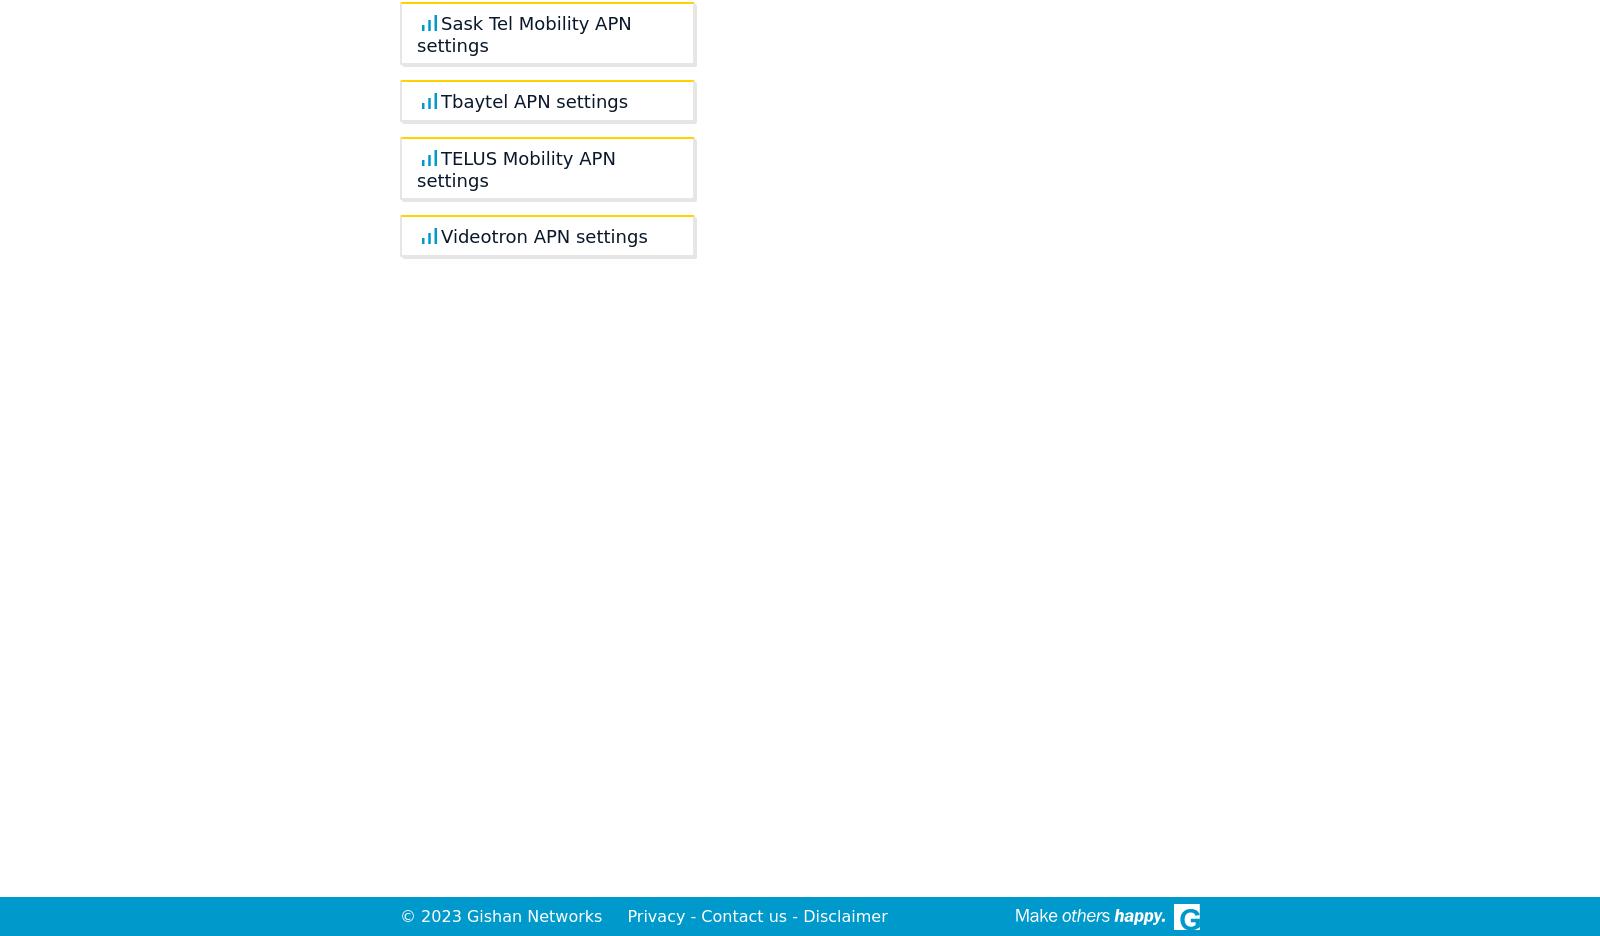 The height and width of the screenshot is (936, 1600). Describe the element at coordinates (515, 168) in the screenshot. I see `'TELUS Mobility APN settings'` at that location.